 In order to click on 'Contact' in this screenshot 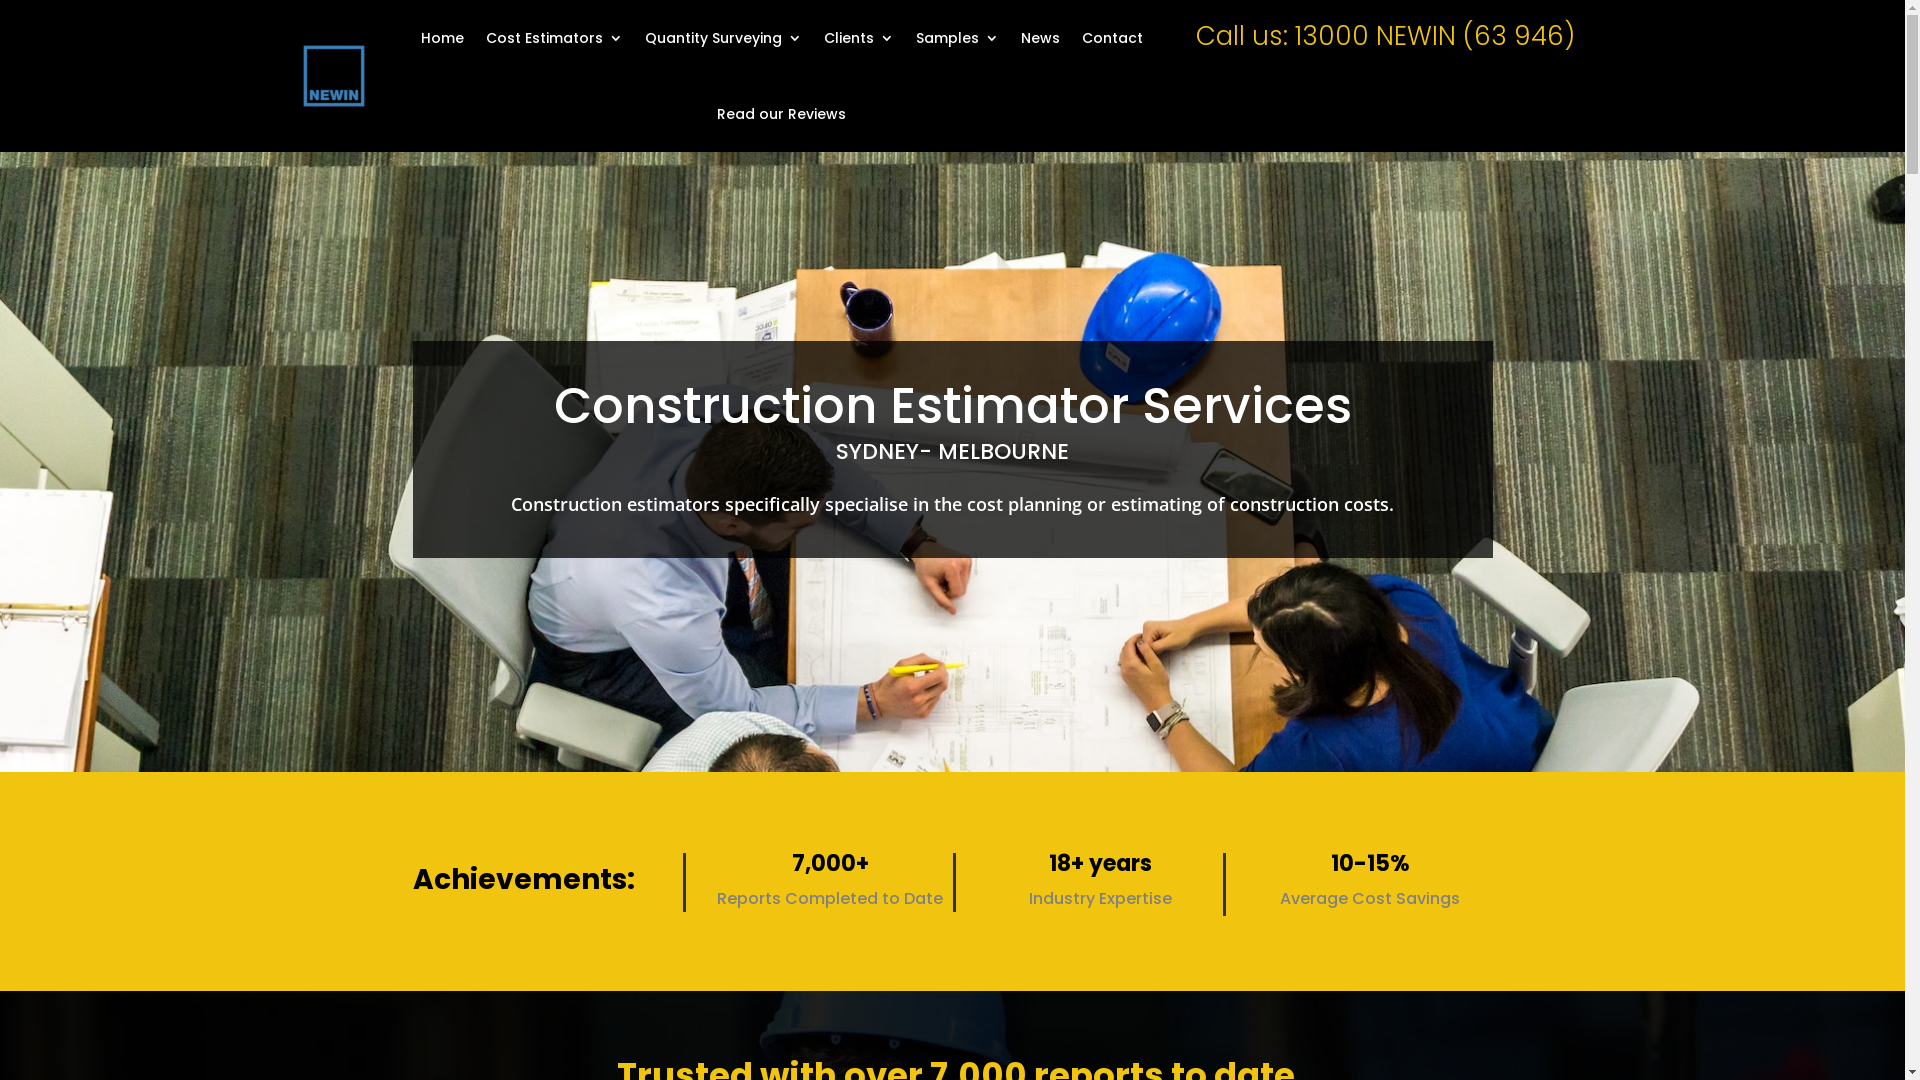, I will do `click(1111, 38)`.